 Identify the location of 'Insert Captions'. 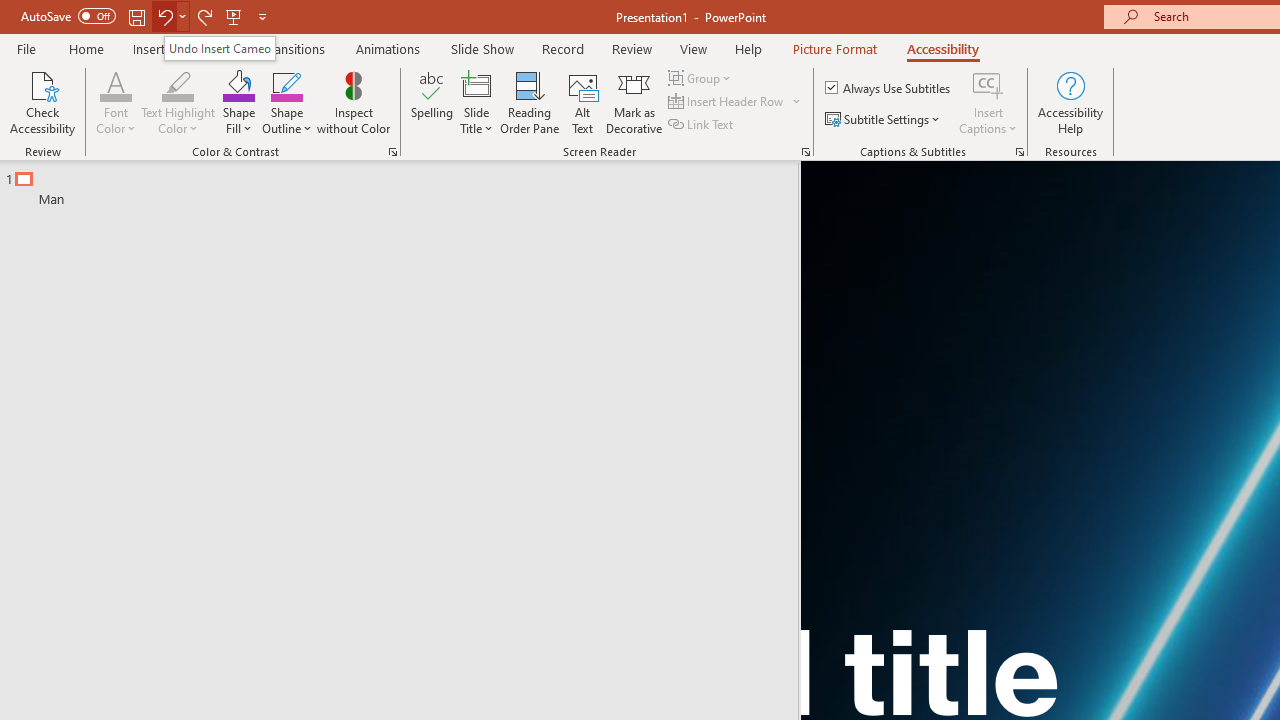
(988, 103).